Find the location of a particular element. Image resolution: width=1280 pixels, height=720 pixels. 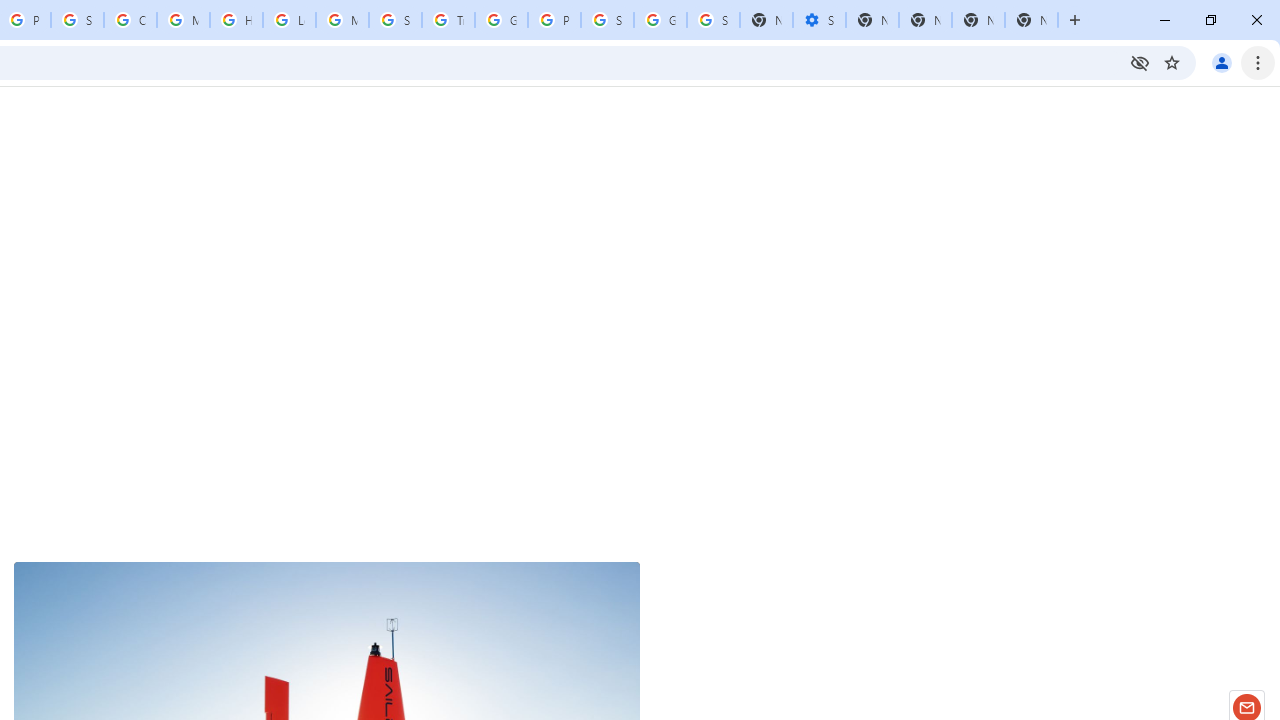

'Google Cybersecurity Innovations - Google Safety Center' is located at coordinates (660, 20).